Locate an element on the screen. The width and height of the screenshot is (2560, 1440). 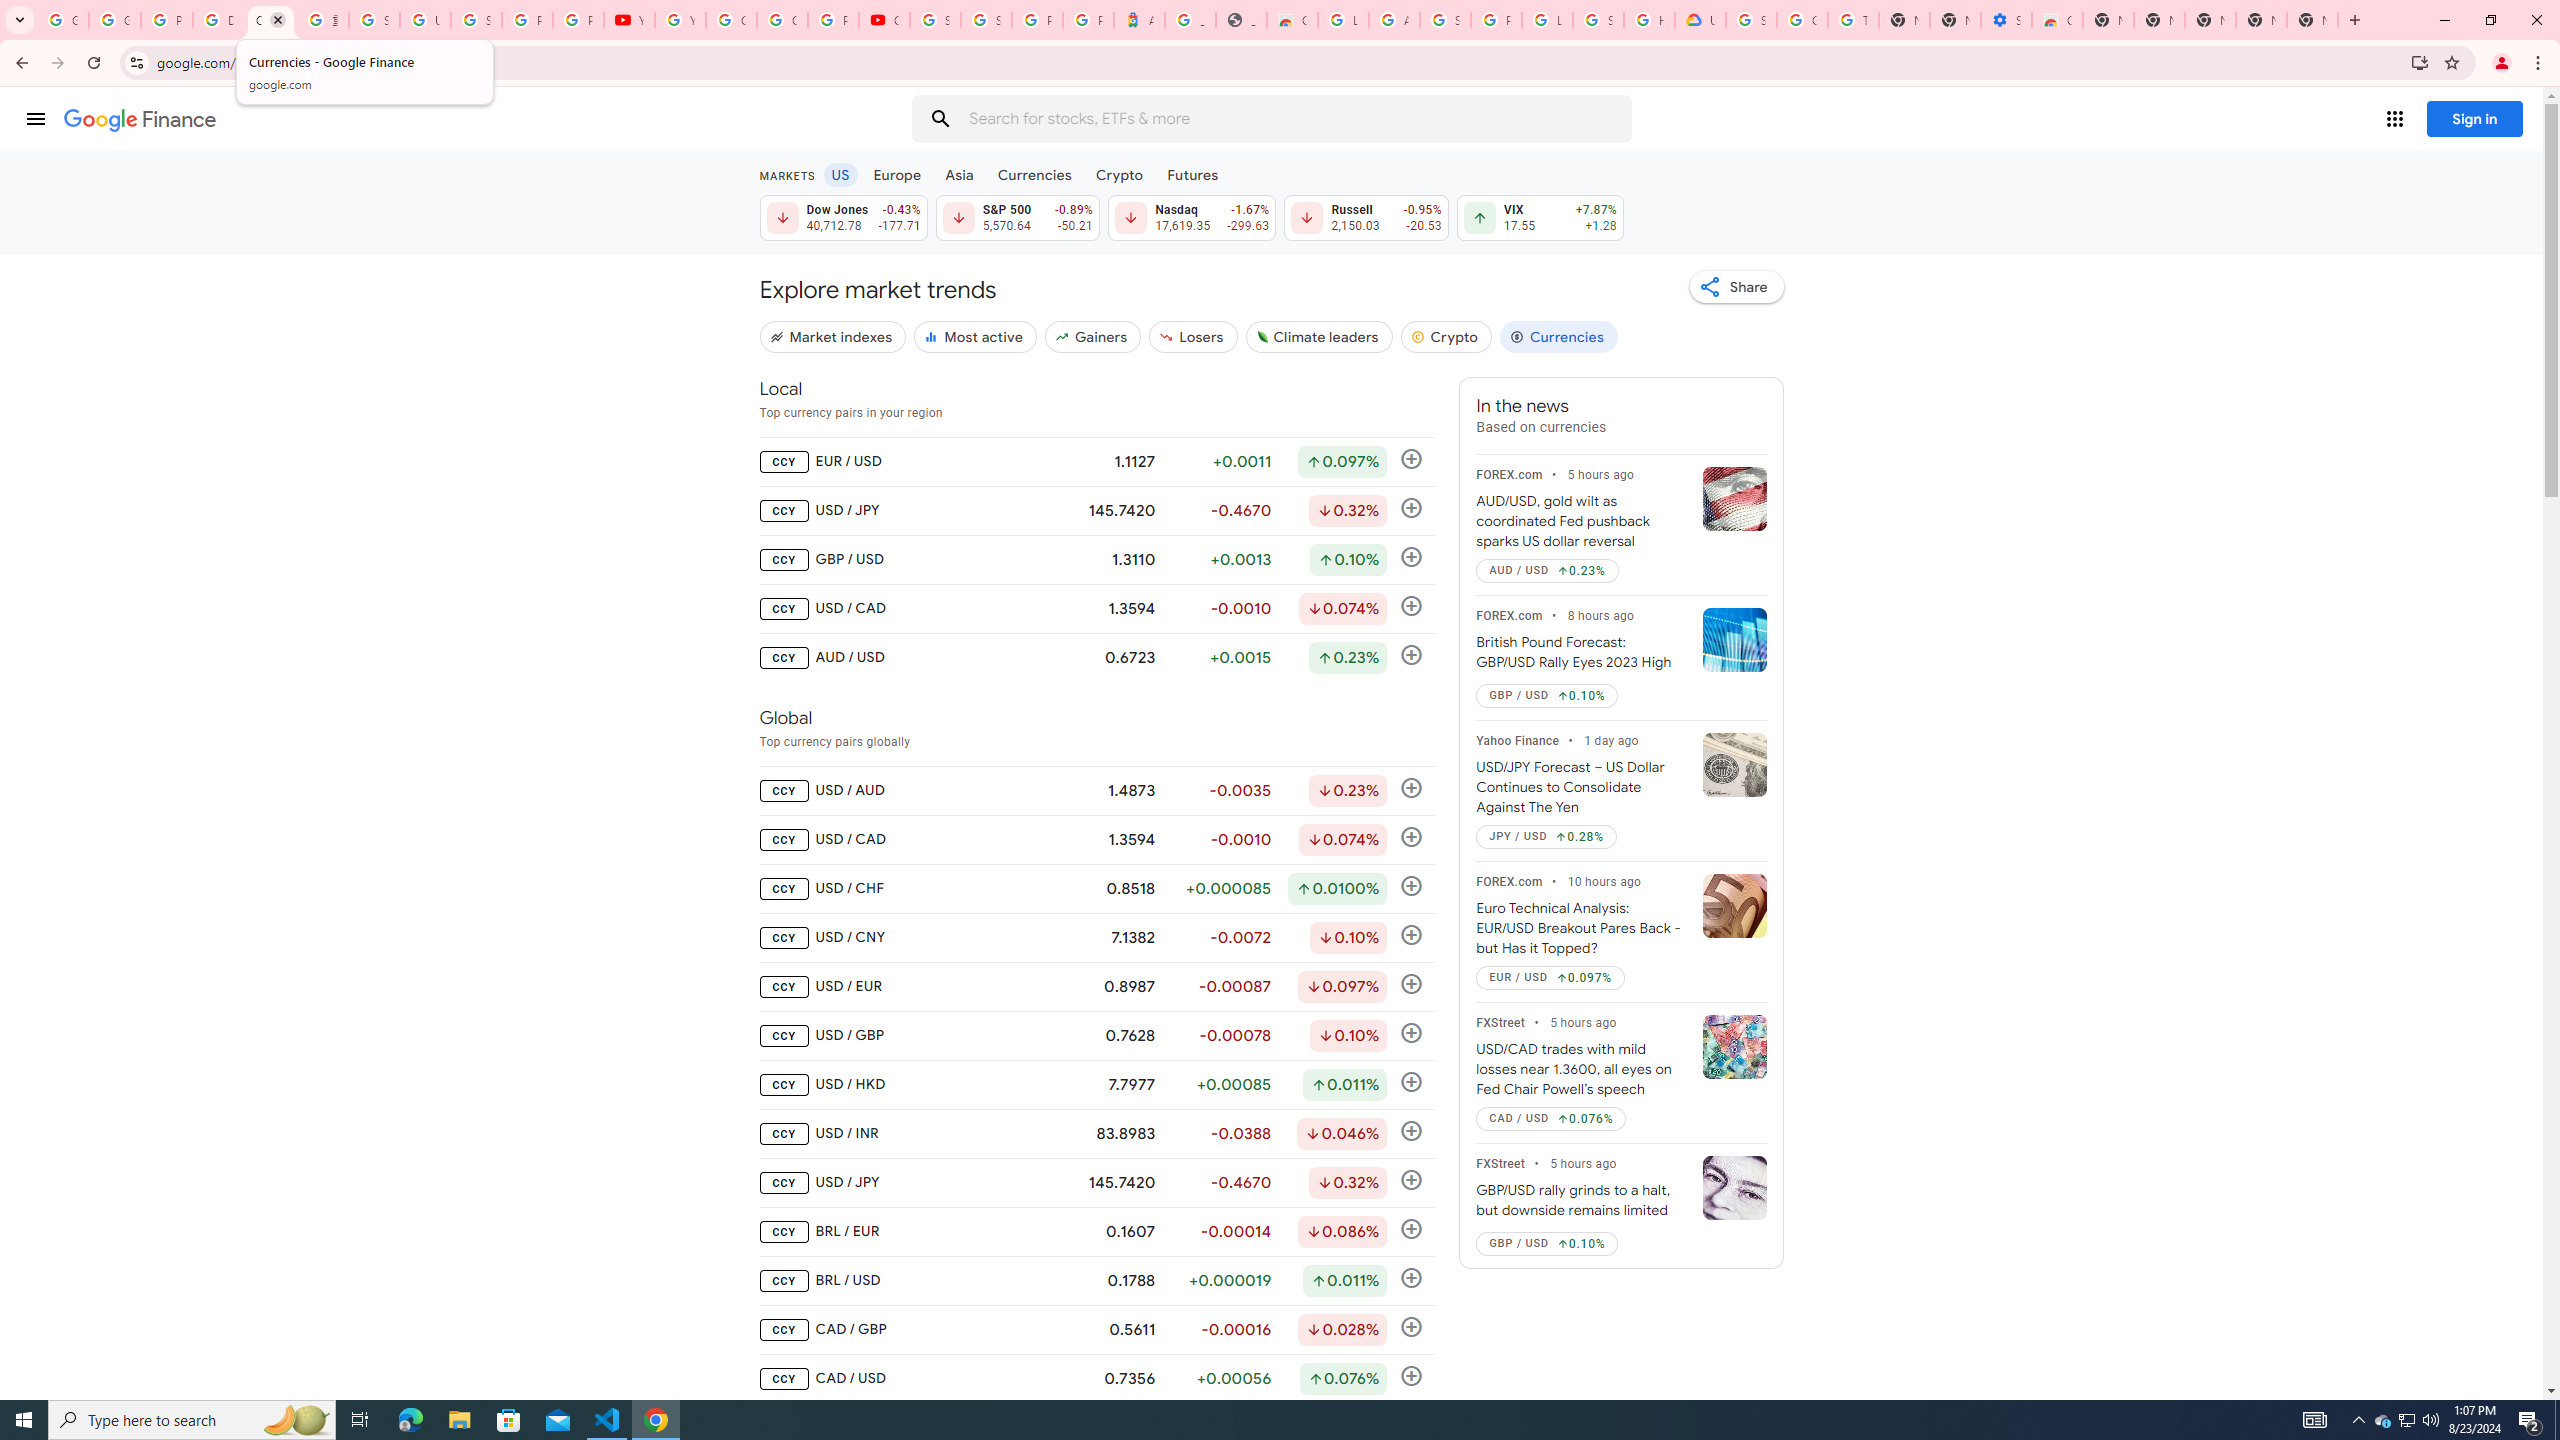
'CCY BRL / USD 0.1788 +0.000019 Up by 0.0089% Follow' is located at coordinates (1096, 1280).